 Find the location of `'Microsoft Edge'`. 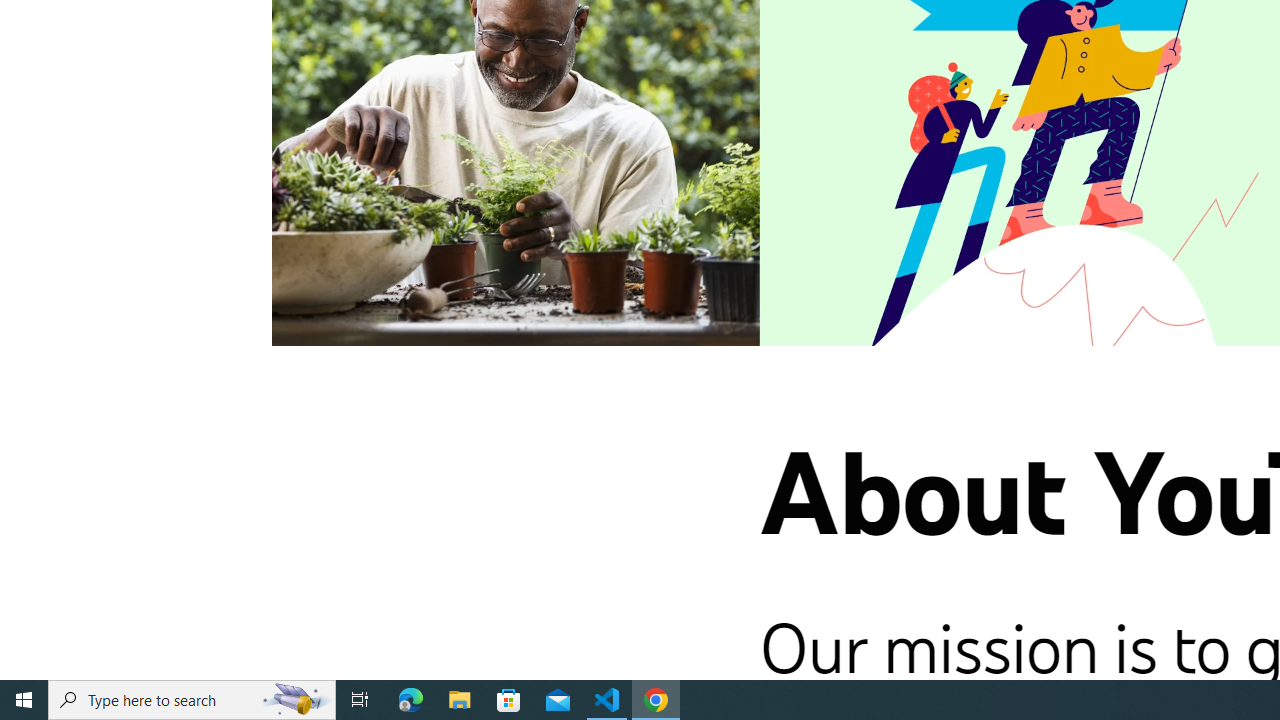

'Microsoft Edge' is located at coordinates (410, 698).